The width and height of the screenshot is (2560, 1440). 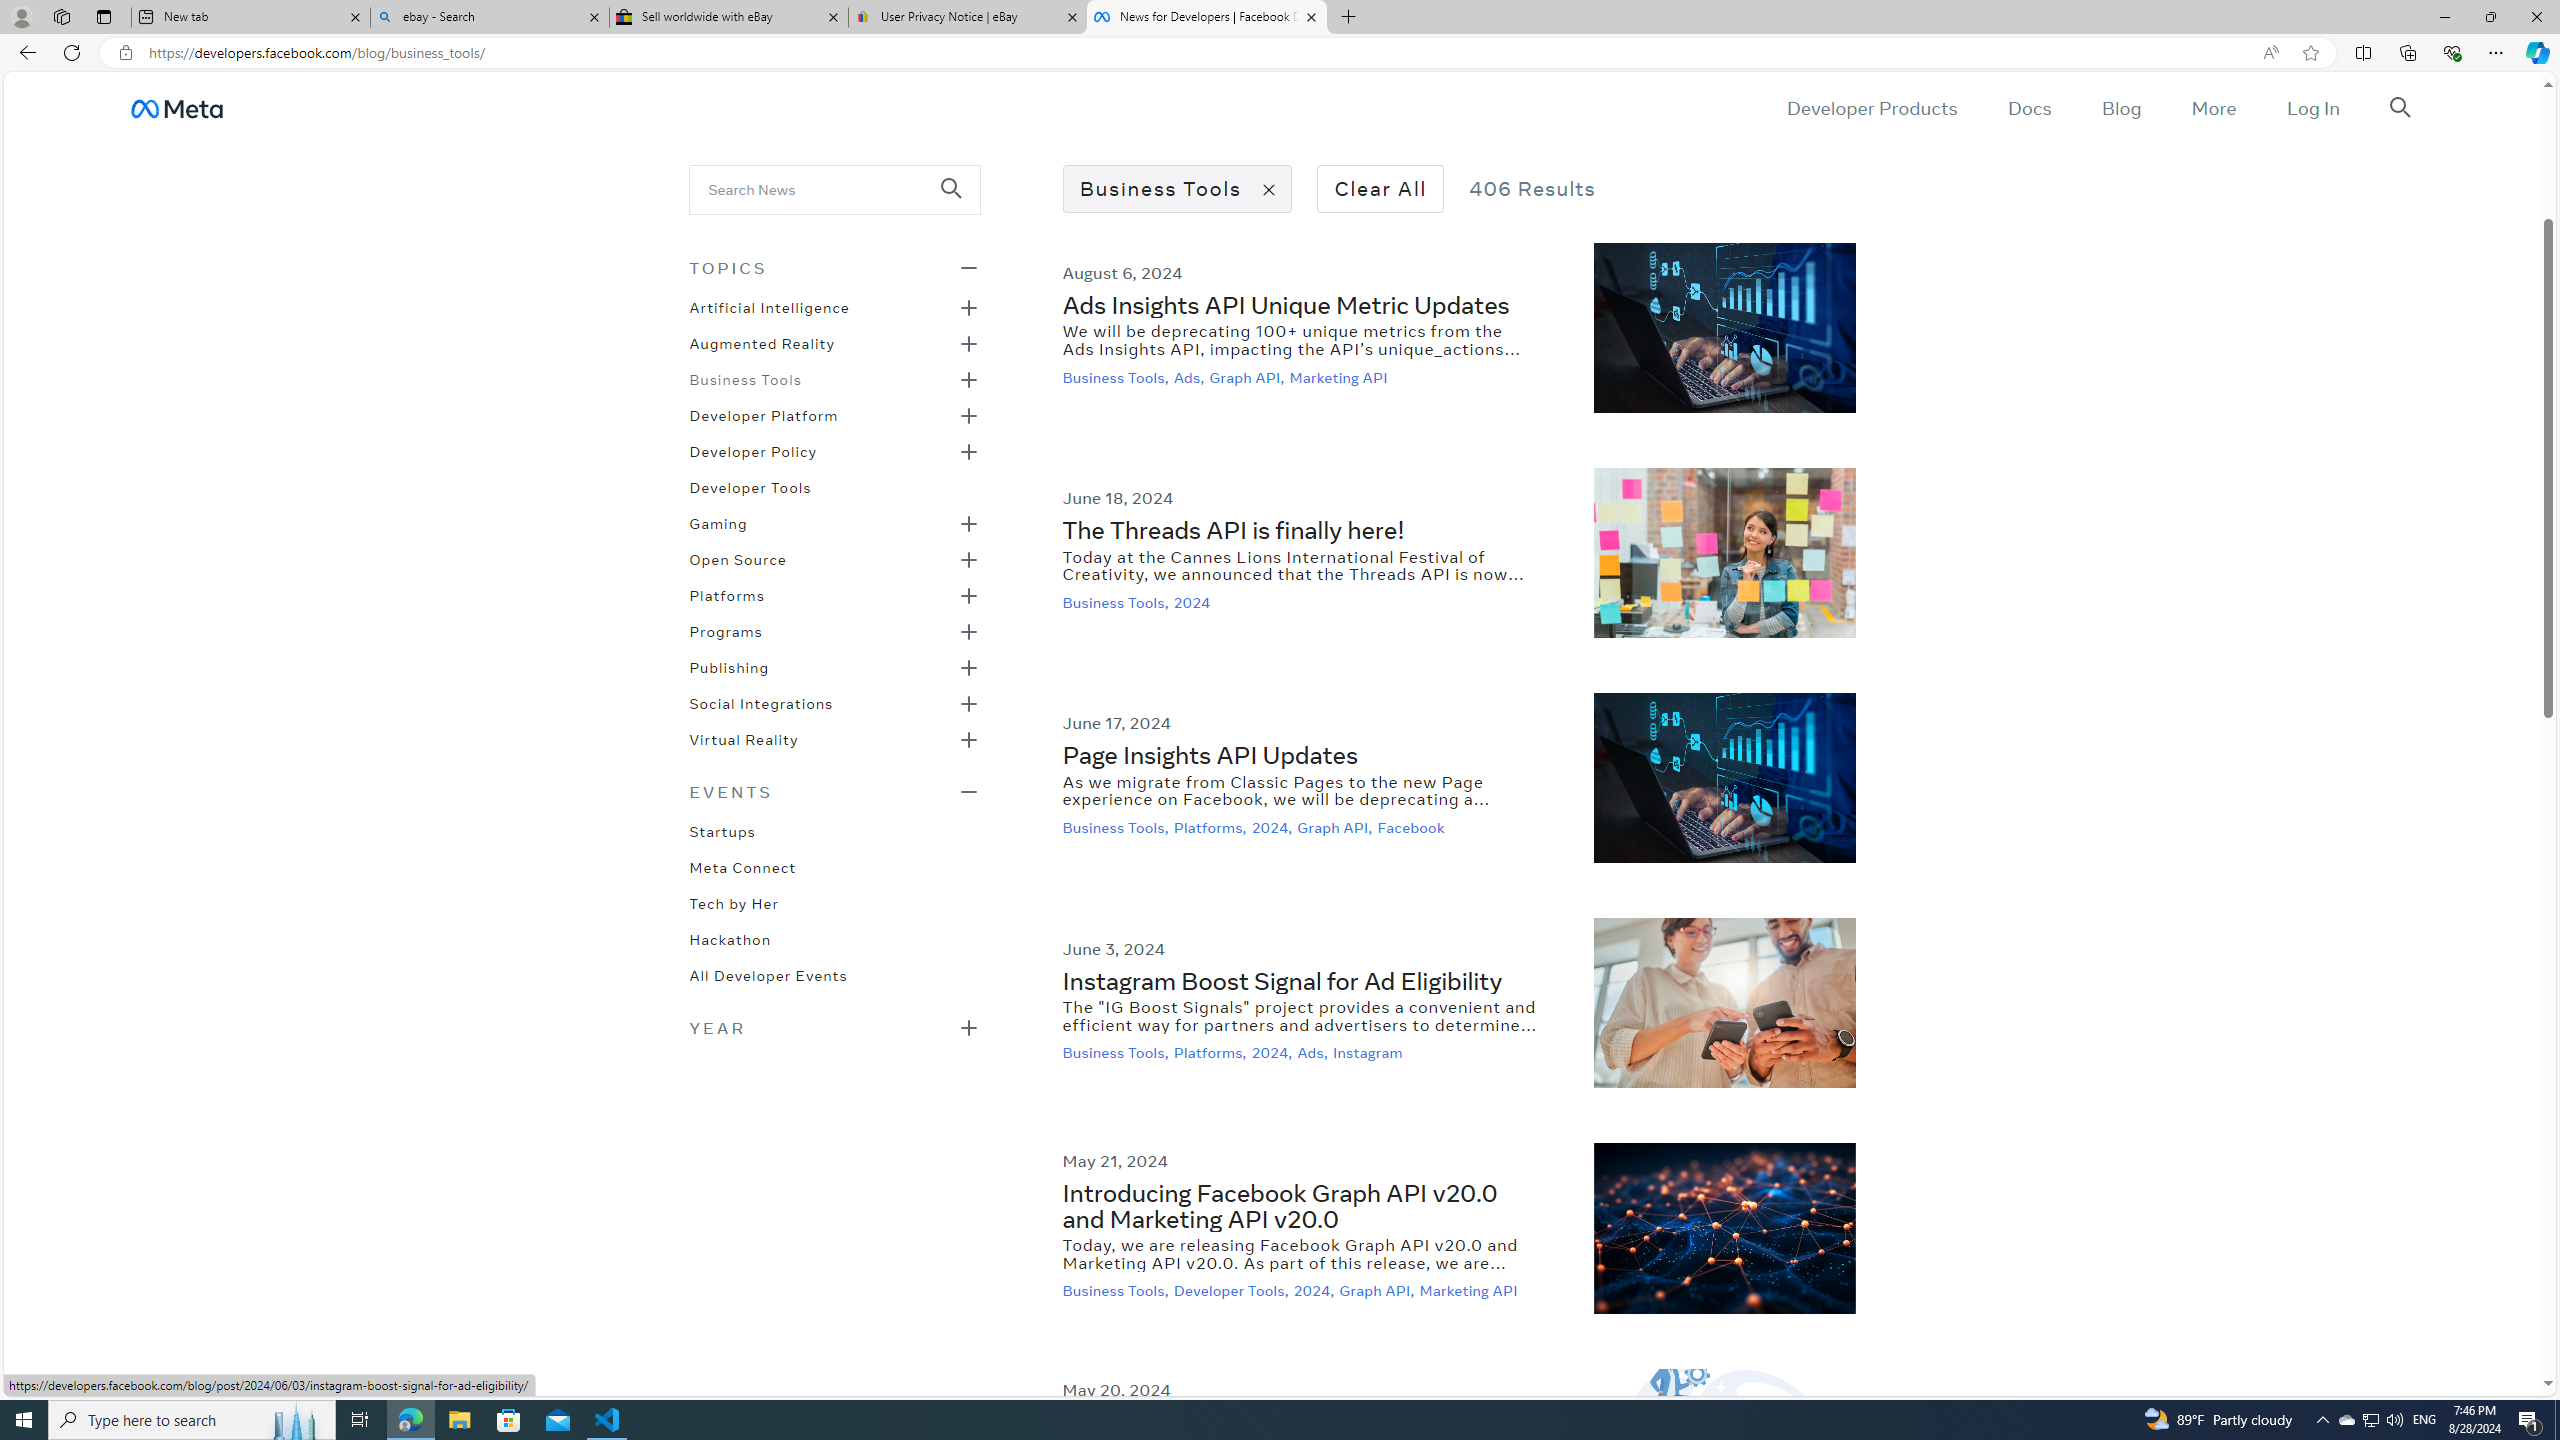 I want to click on 'New tab', so click(x=249, y=16).